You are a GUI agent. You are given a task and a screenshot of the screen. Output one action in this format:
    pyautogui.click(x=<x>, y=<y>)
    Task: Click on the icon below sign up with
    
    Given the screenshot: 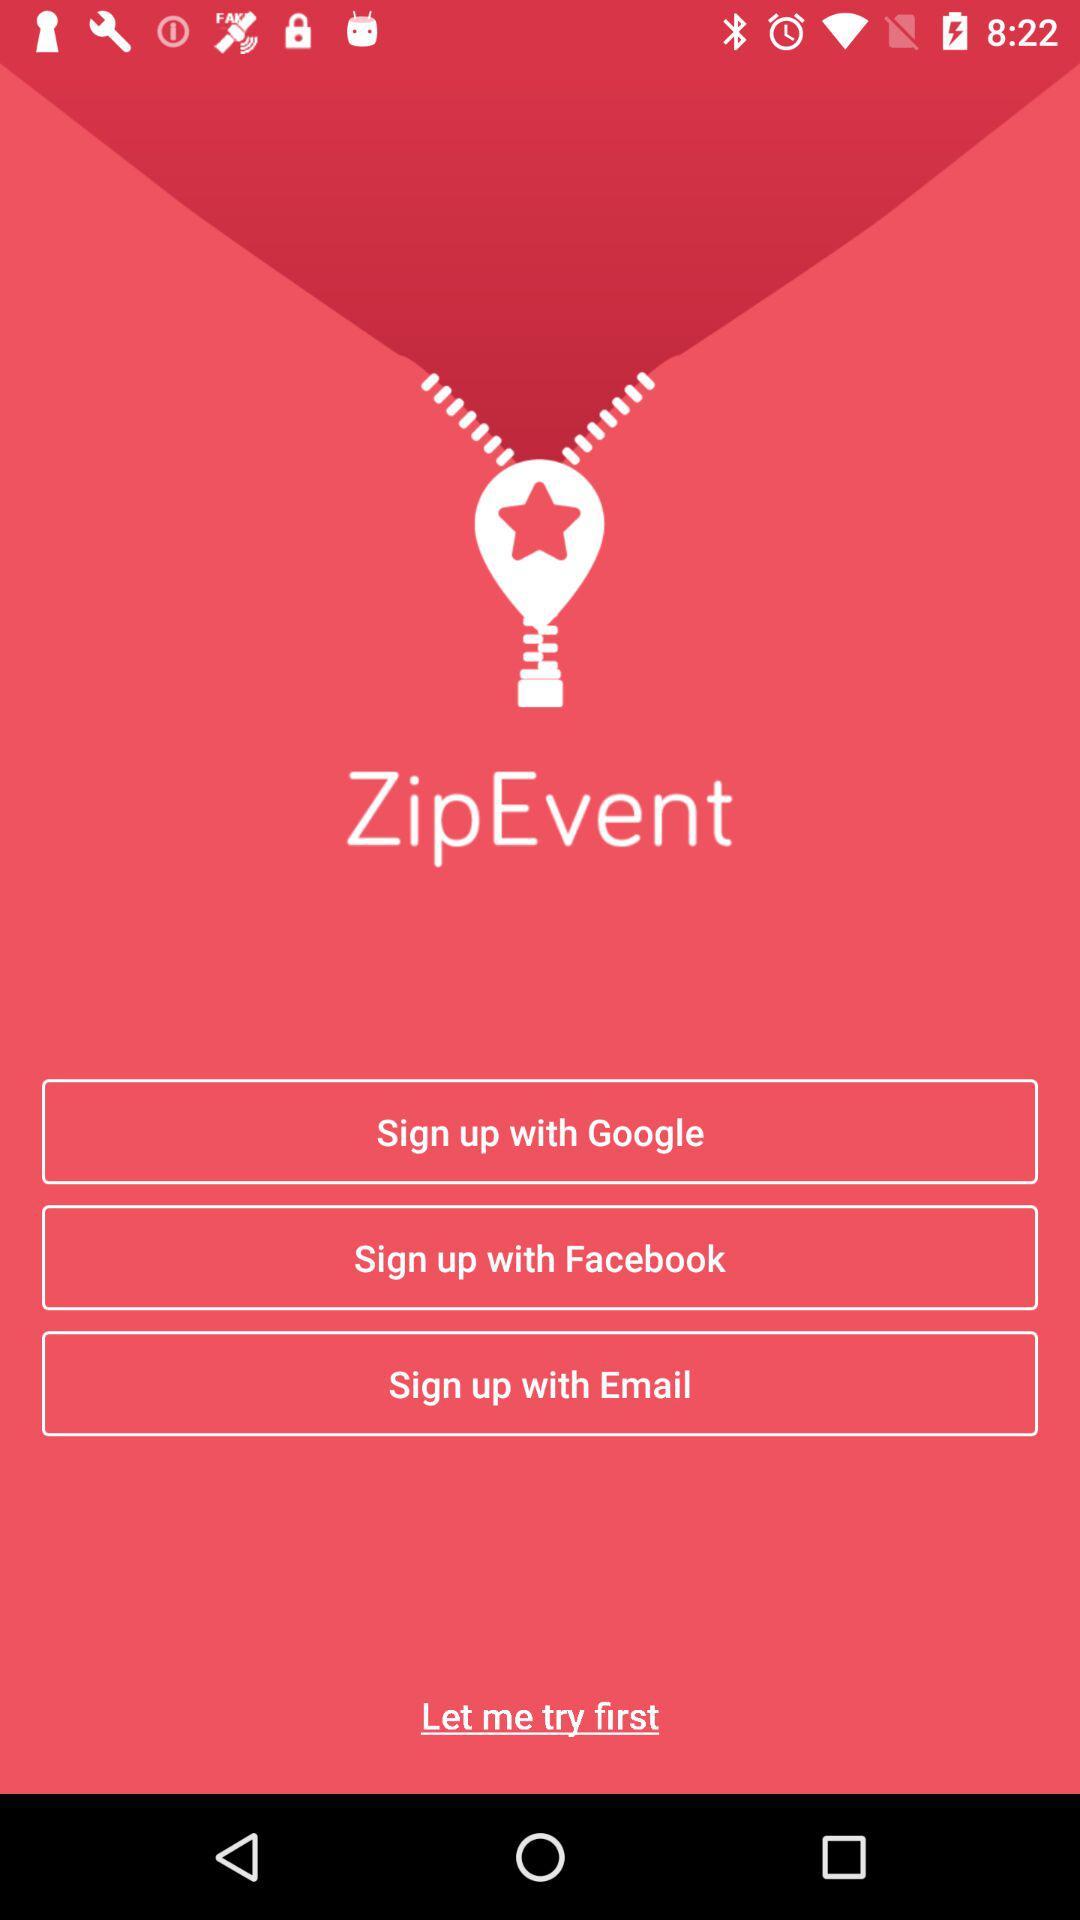 What is the action you would take?
    pyautogui.click(x=540, y=1714)
    